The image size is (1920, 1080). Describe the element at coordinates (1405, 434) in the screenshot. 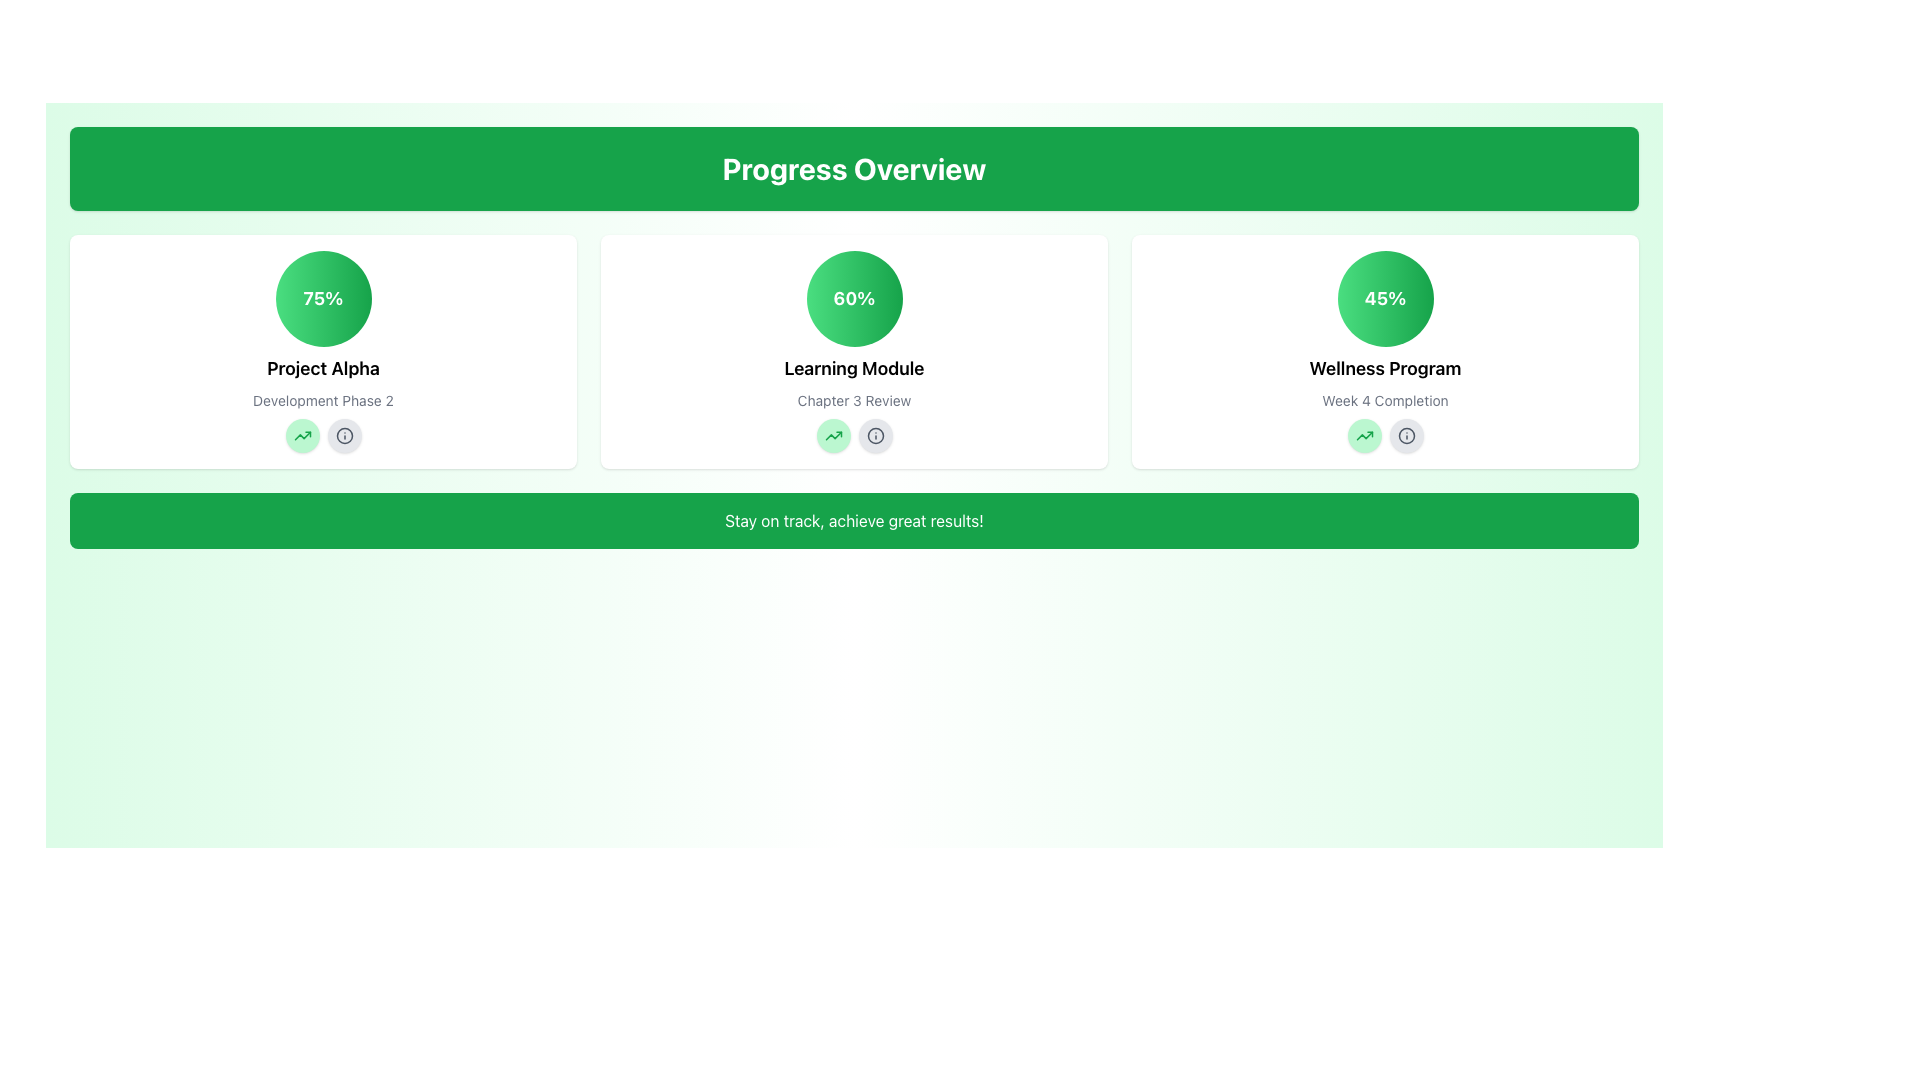

I see `the informational icon styled in a circle with a grayish background located in the lower section of the middle card` at that location.